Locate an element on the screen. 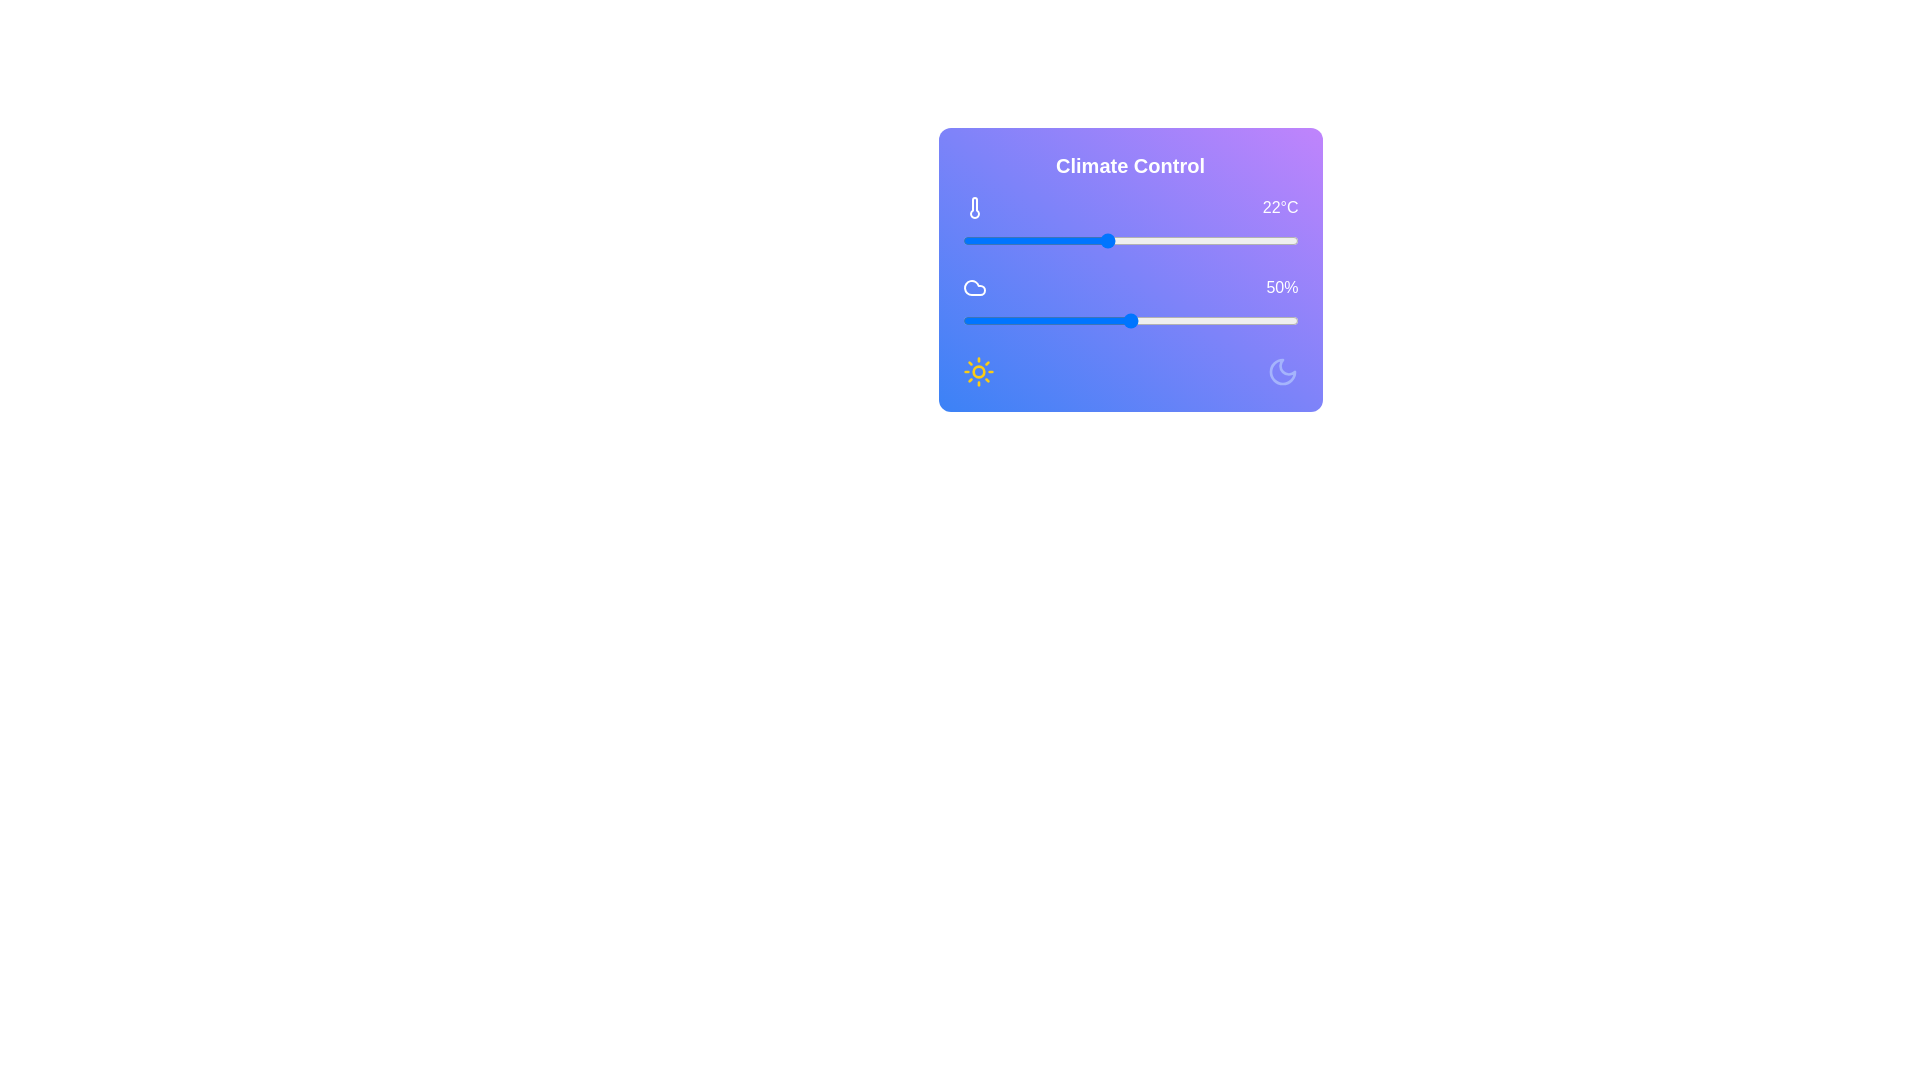 The height and width of the screenshot is (1080, 1920). the slider is located at coordinates (1241, 319).